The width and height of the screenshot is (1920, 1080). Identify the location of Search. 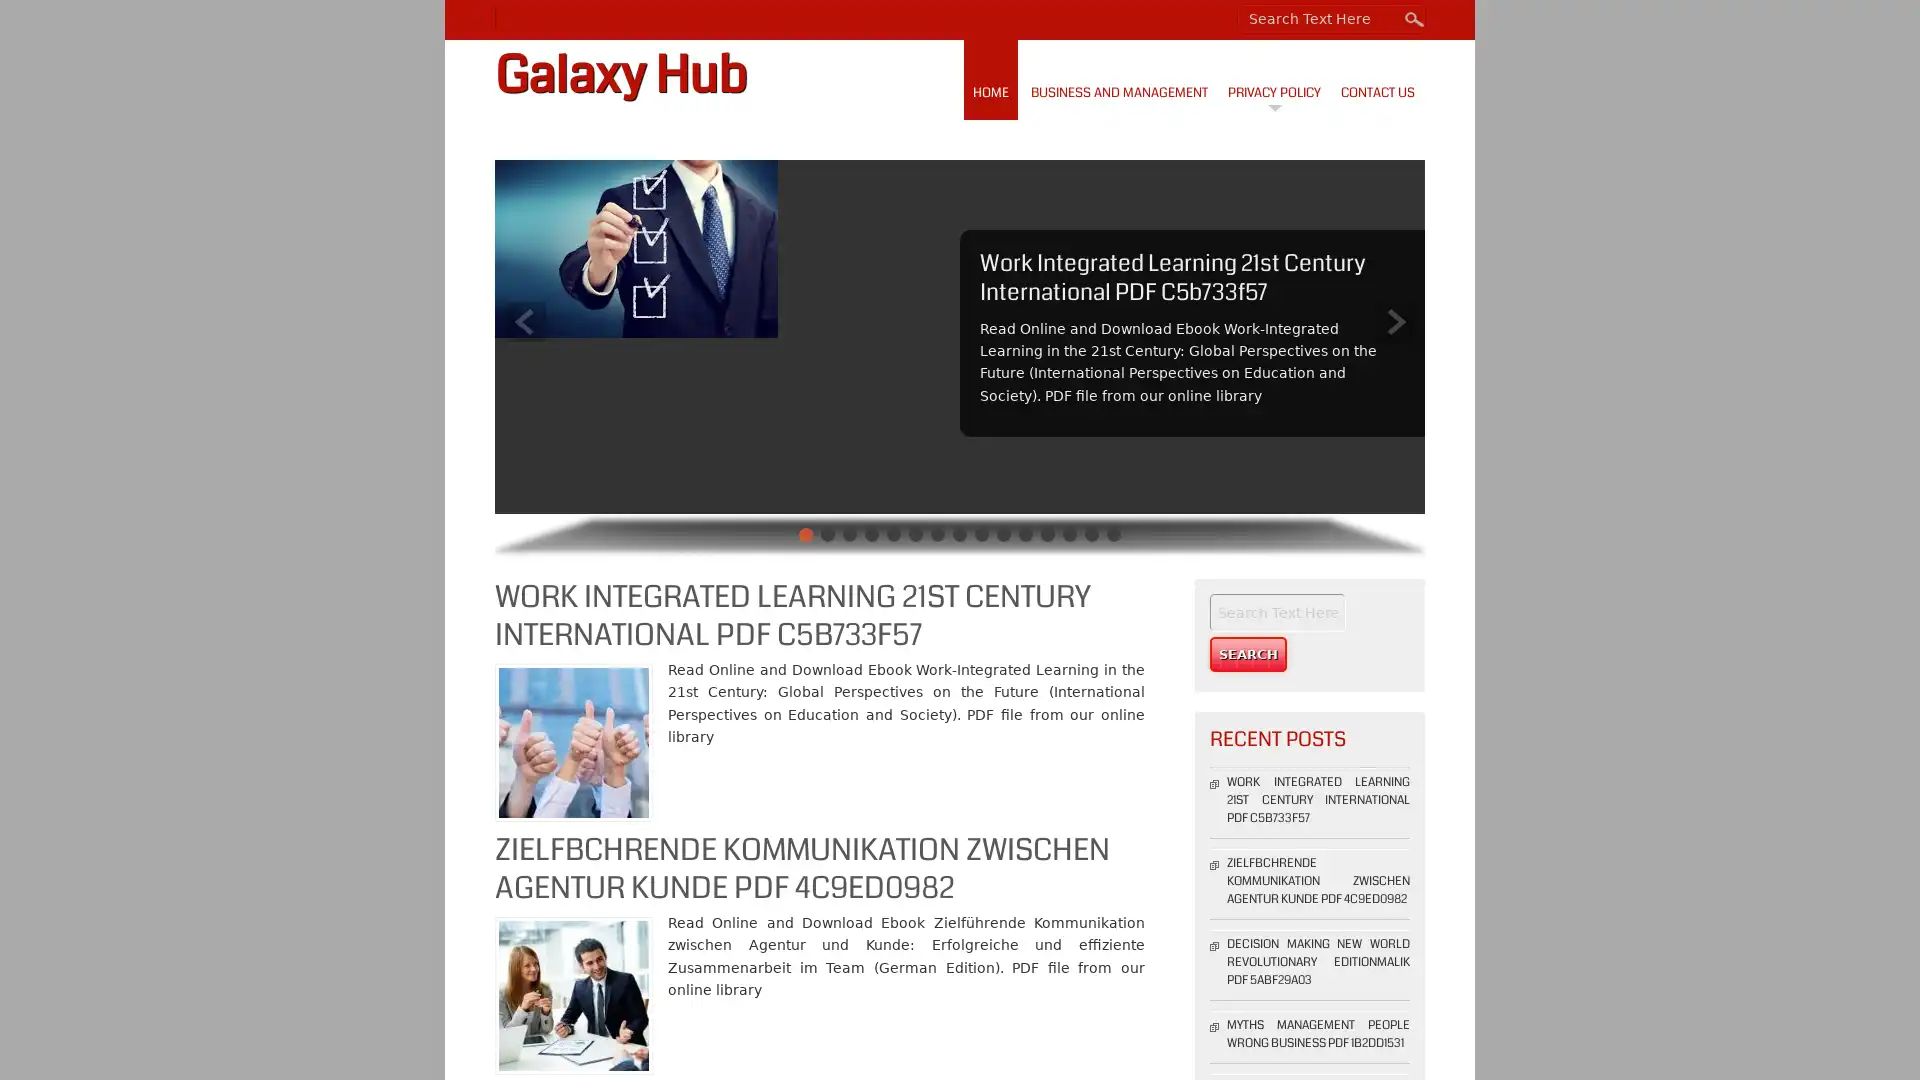
(1247, 654).